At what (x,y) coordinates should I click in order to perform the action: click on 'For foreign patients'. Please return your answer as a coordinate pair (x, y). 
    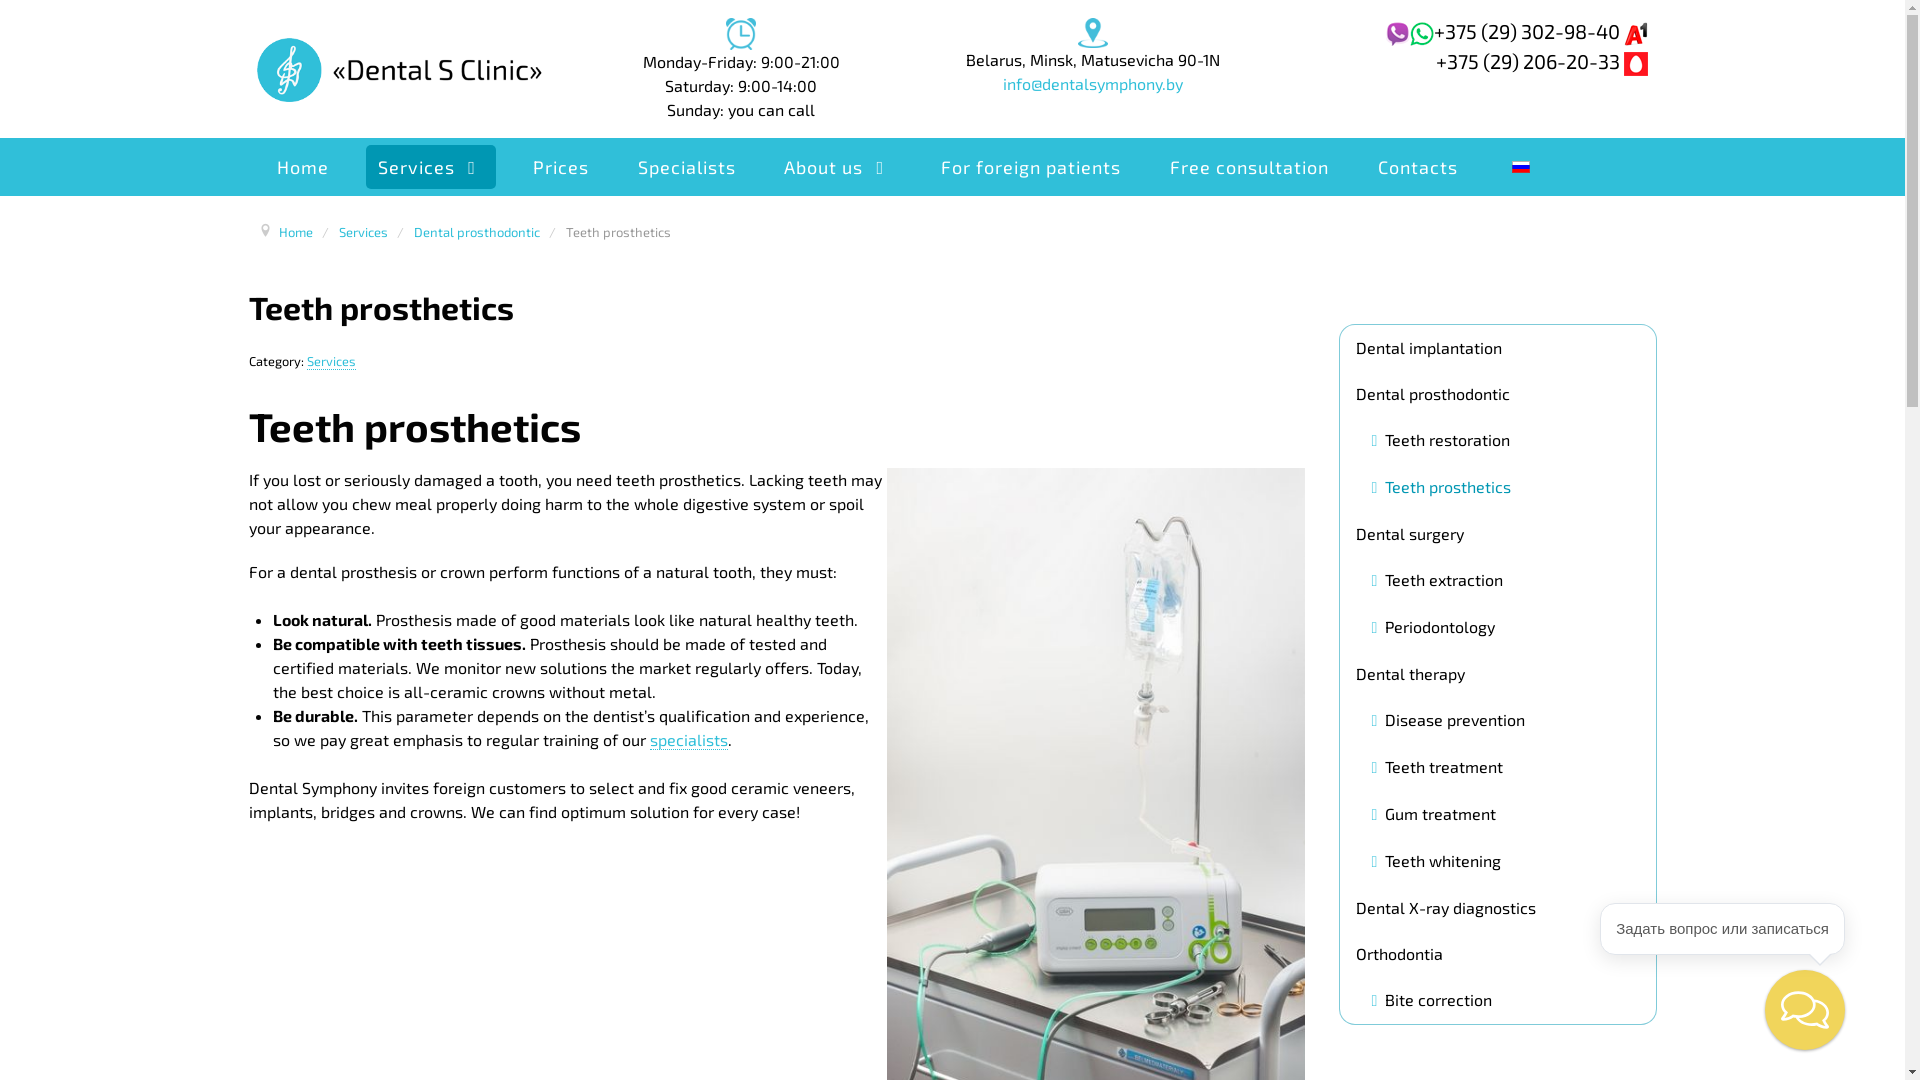
    Looking at the image, I should click on (1031, 165).